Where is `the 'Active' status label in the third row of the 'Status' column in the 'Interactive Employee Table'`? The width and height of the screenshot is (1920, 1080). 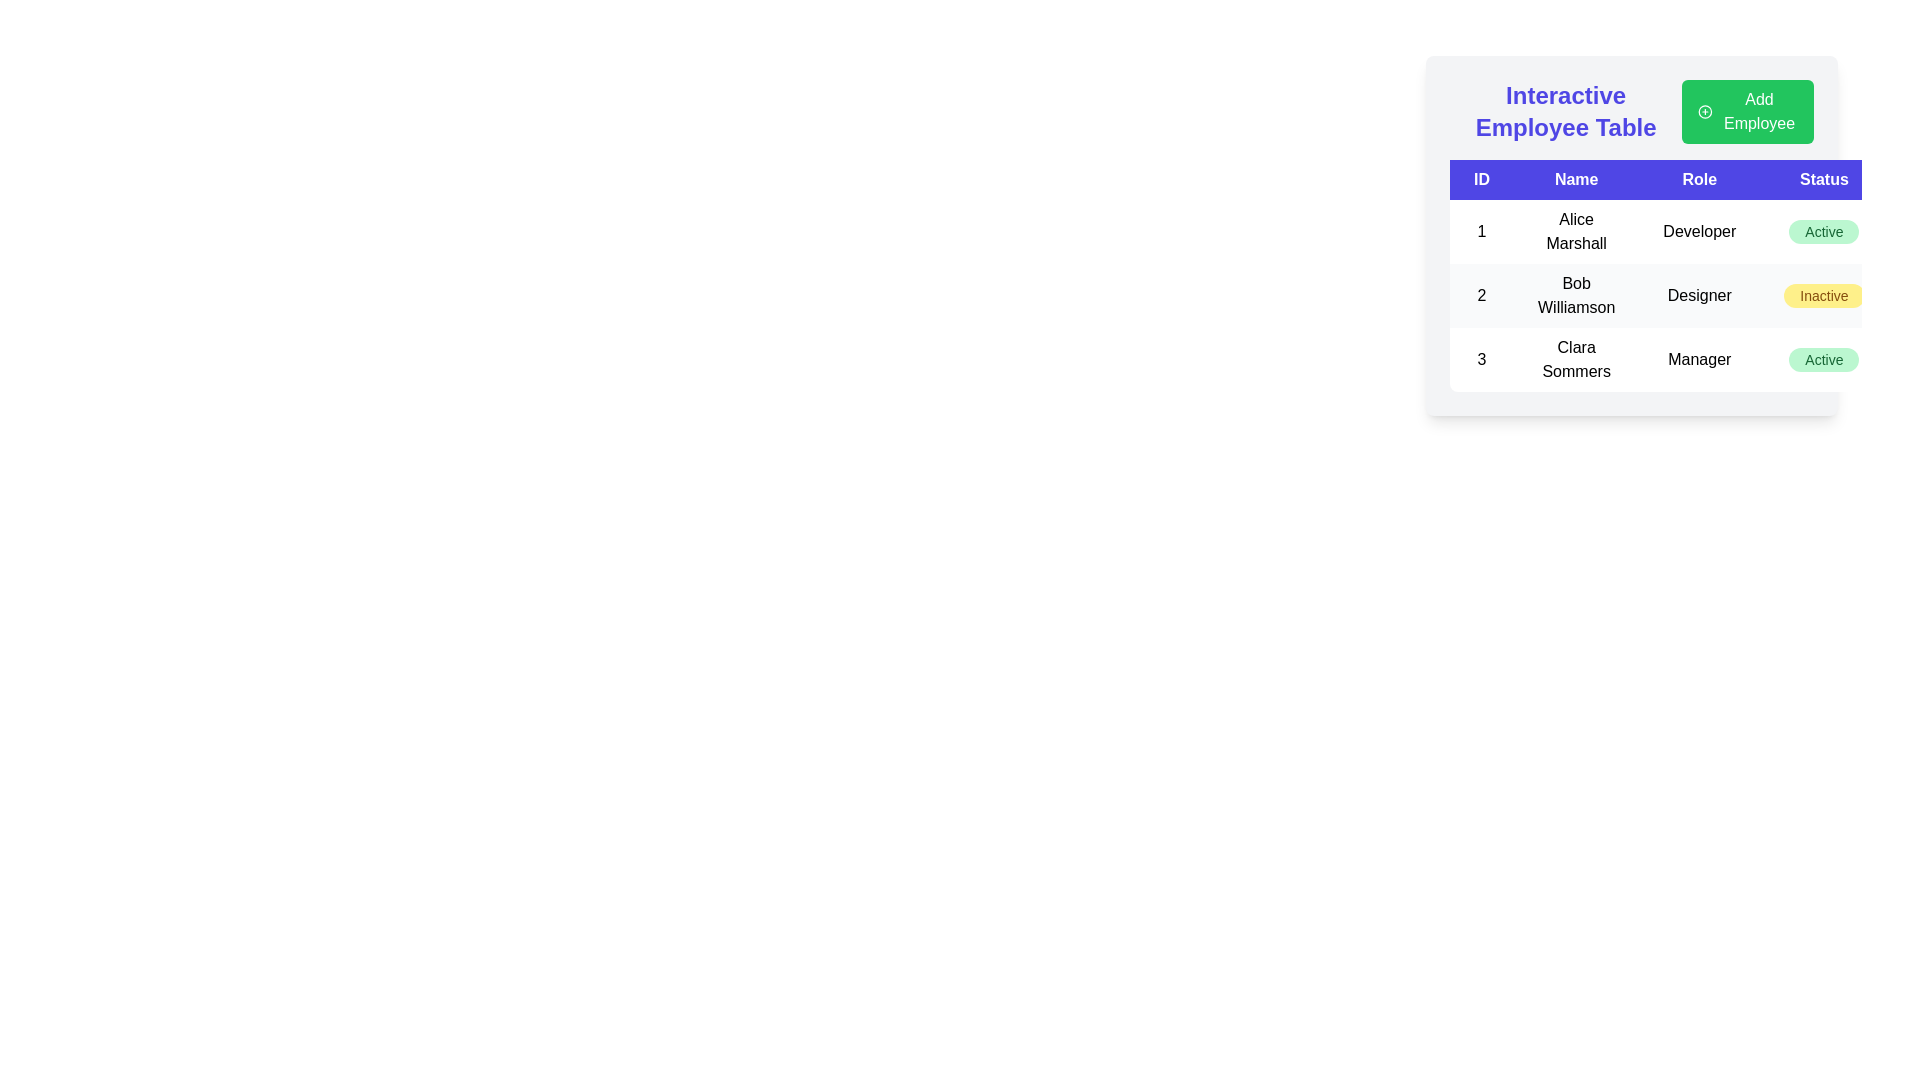 the 'Active' status label in the third row of the 'Status' column in the 'Interactive Employee Table' is located at coordinates (1824, 230).